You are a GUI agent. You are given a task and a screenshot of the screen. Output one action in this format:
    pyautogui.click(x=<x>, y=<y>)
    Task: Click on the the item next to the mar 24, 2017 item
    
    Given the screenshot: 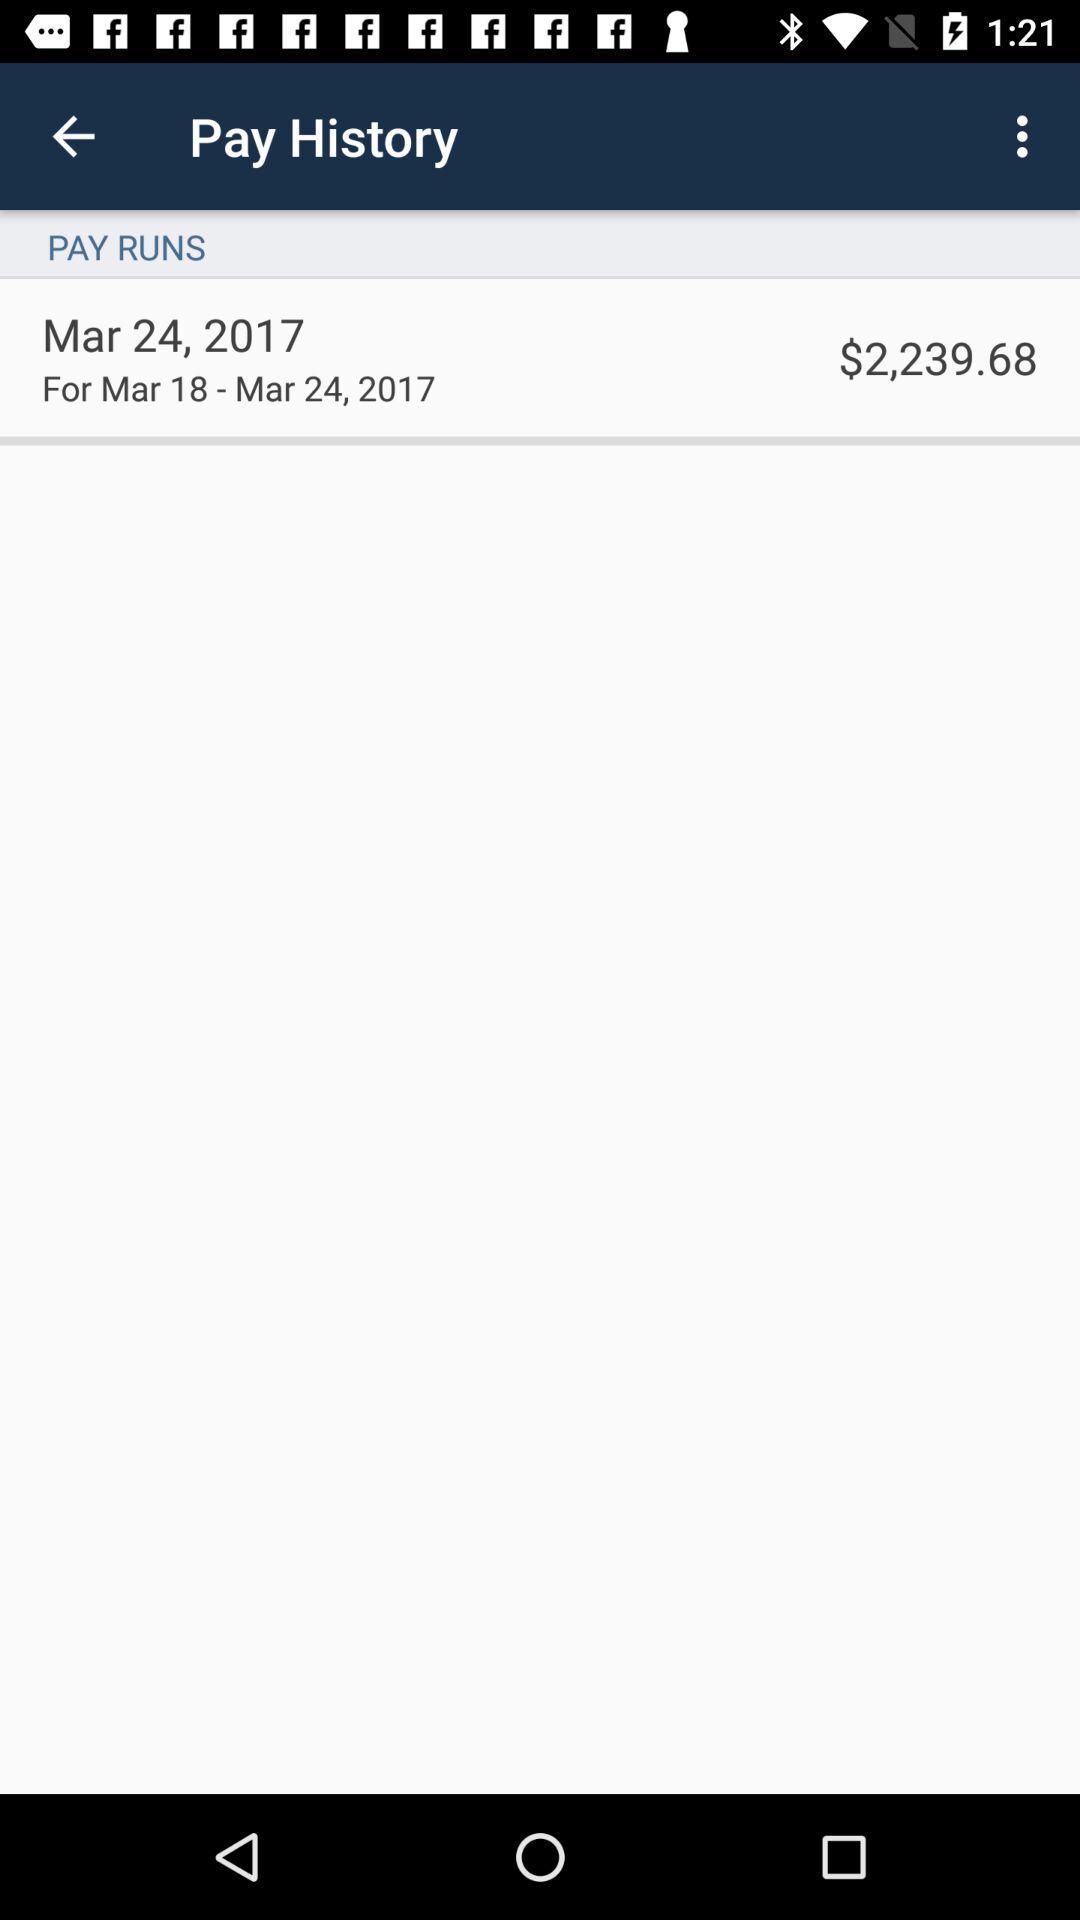 What is the action you would take?
    pyautogui.click(x=938, y=357)
    